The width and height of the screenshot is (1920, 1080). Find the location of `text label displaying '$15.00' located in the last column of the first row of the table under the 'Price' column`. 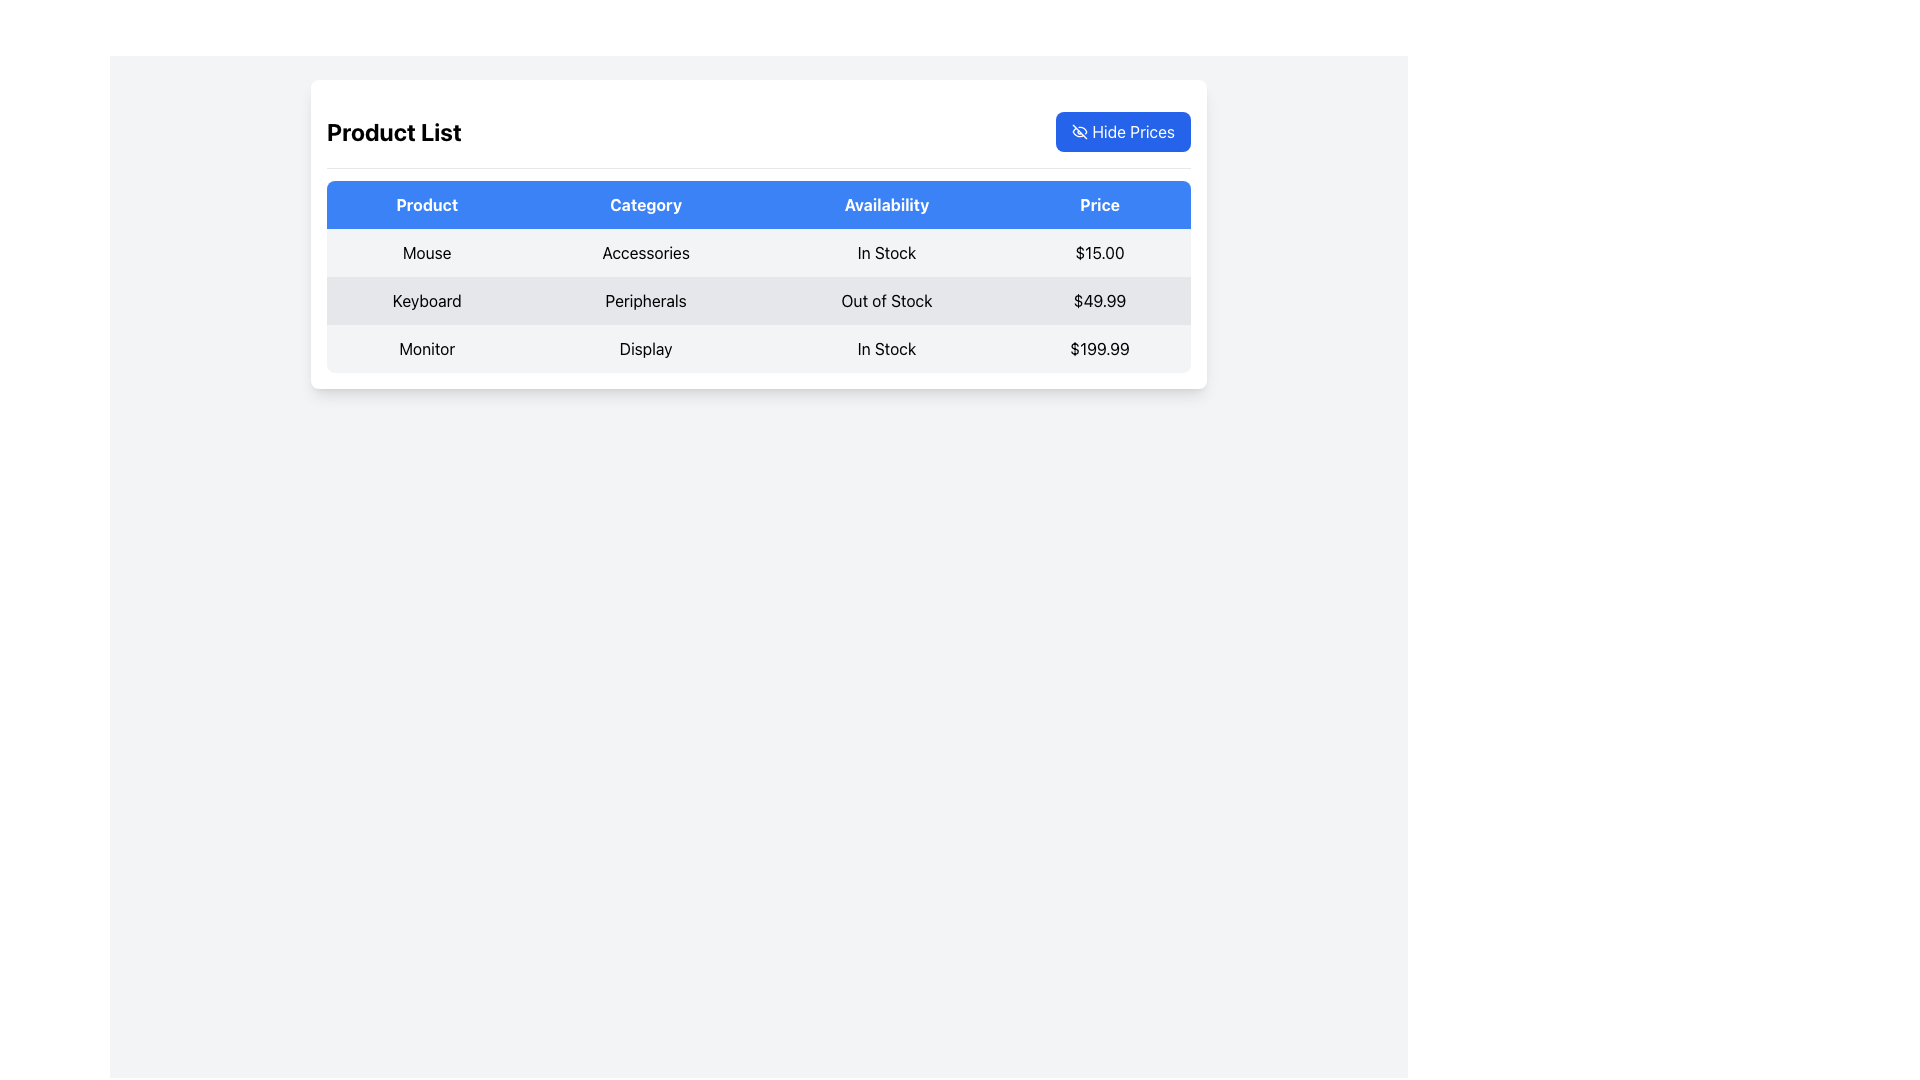

text label displaying '$15.00' located in the last column of the first row of the table under the 'Price' column is located at coordinates (1098, 252).